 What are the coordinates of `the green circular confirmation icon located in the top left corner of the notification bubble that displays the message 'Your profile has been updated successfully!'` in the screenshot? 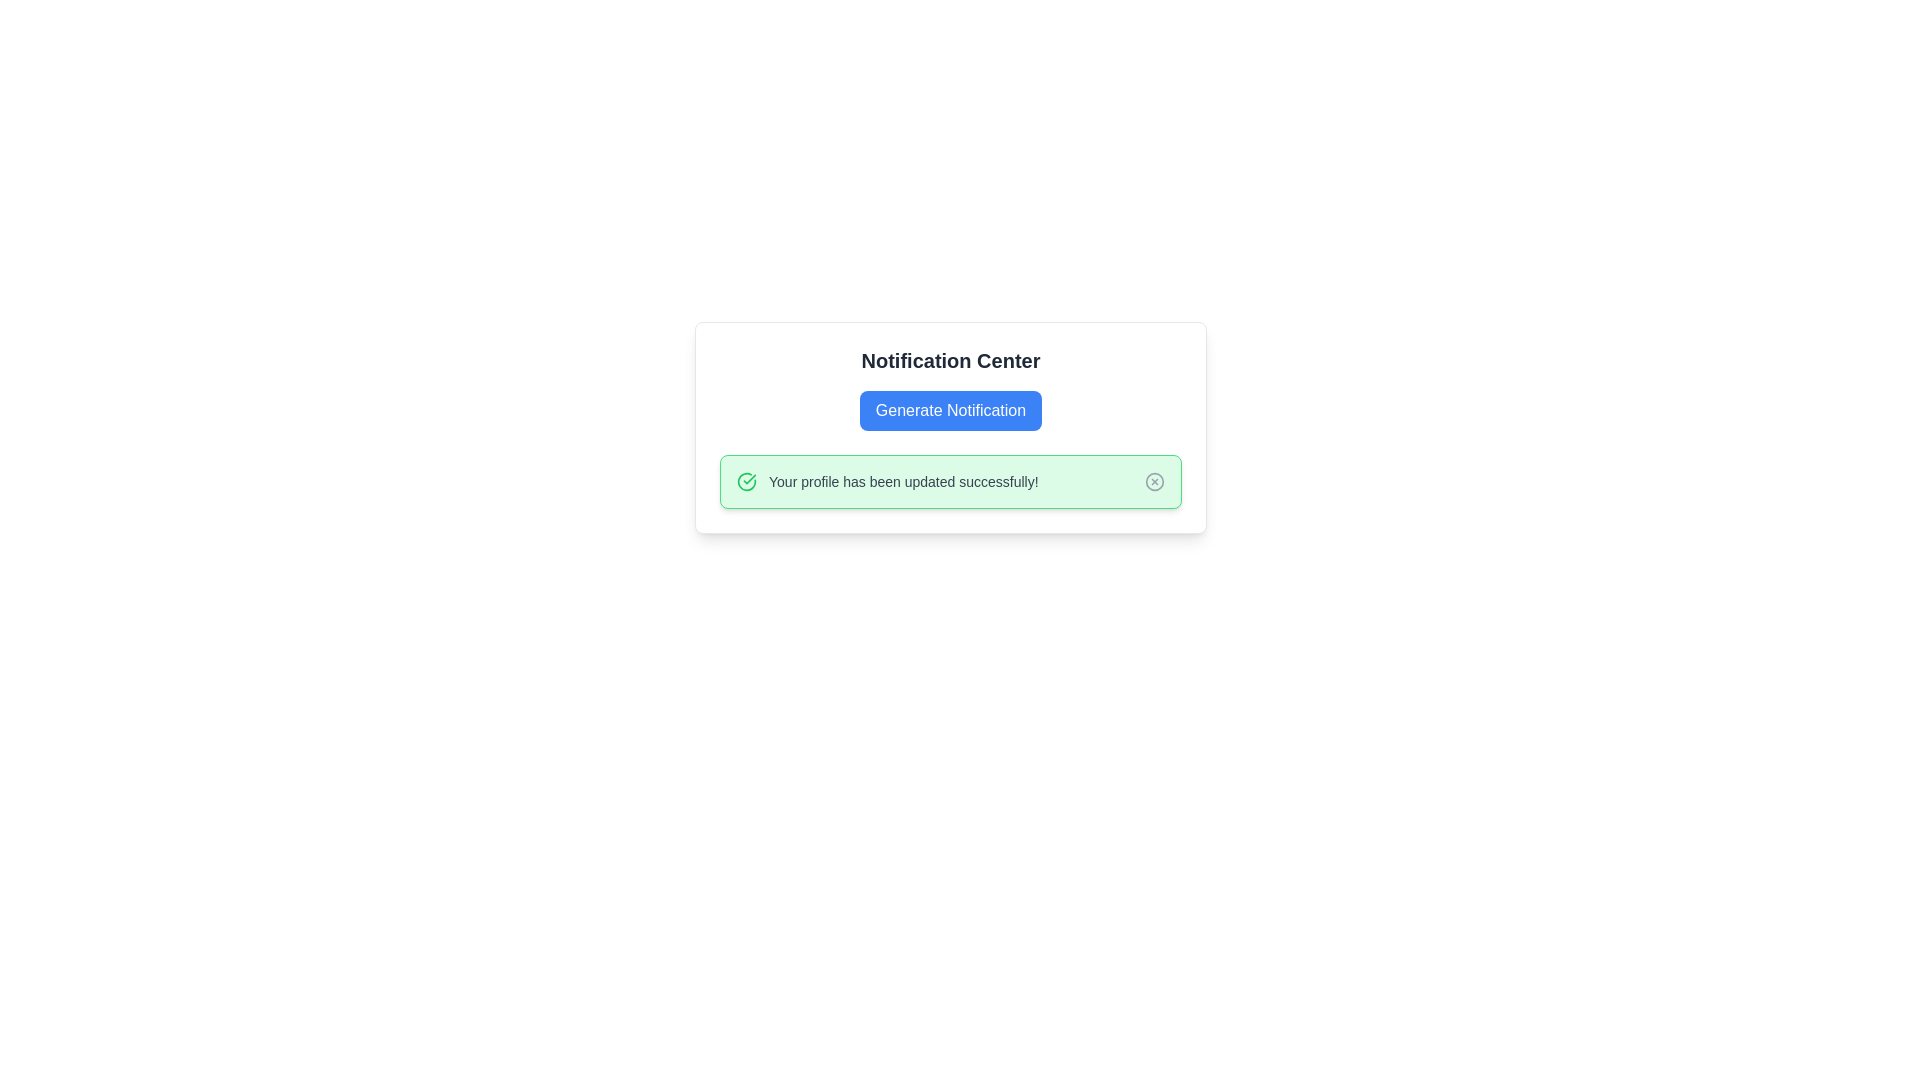 It's located at (746, 482).